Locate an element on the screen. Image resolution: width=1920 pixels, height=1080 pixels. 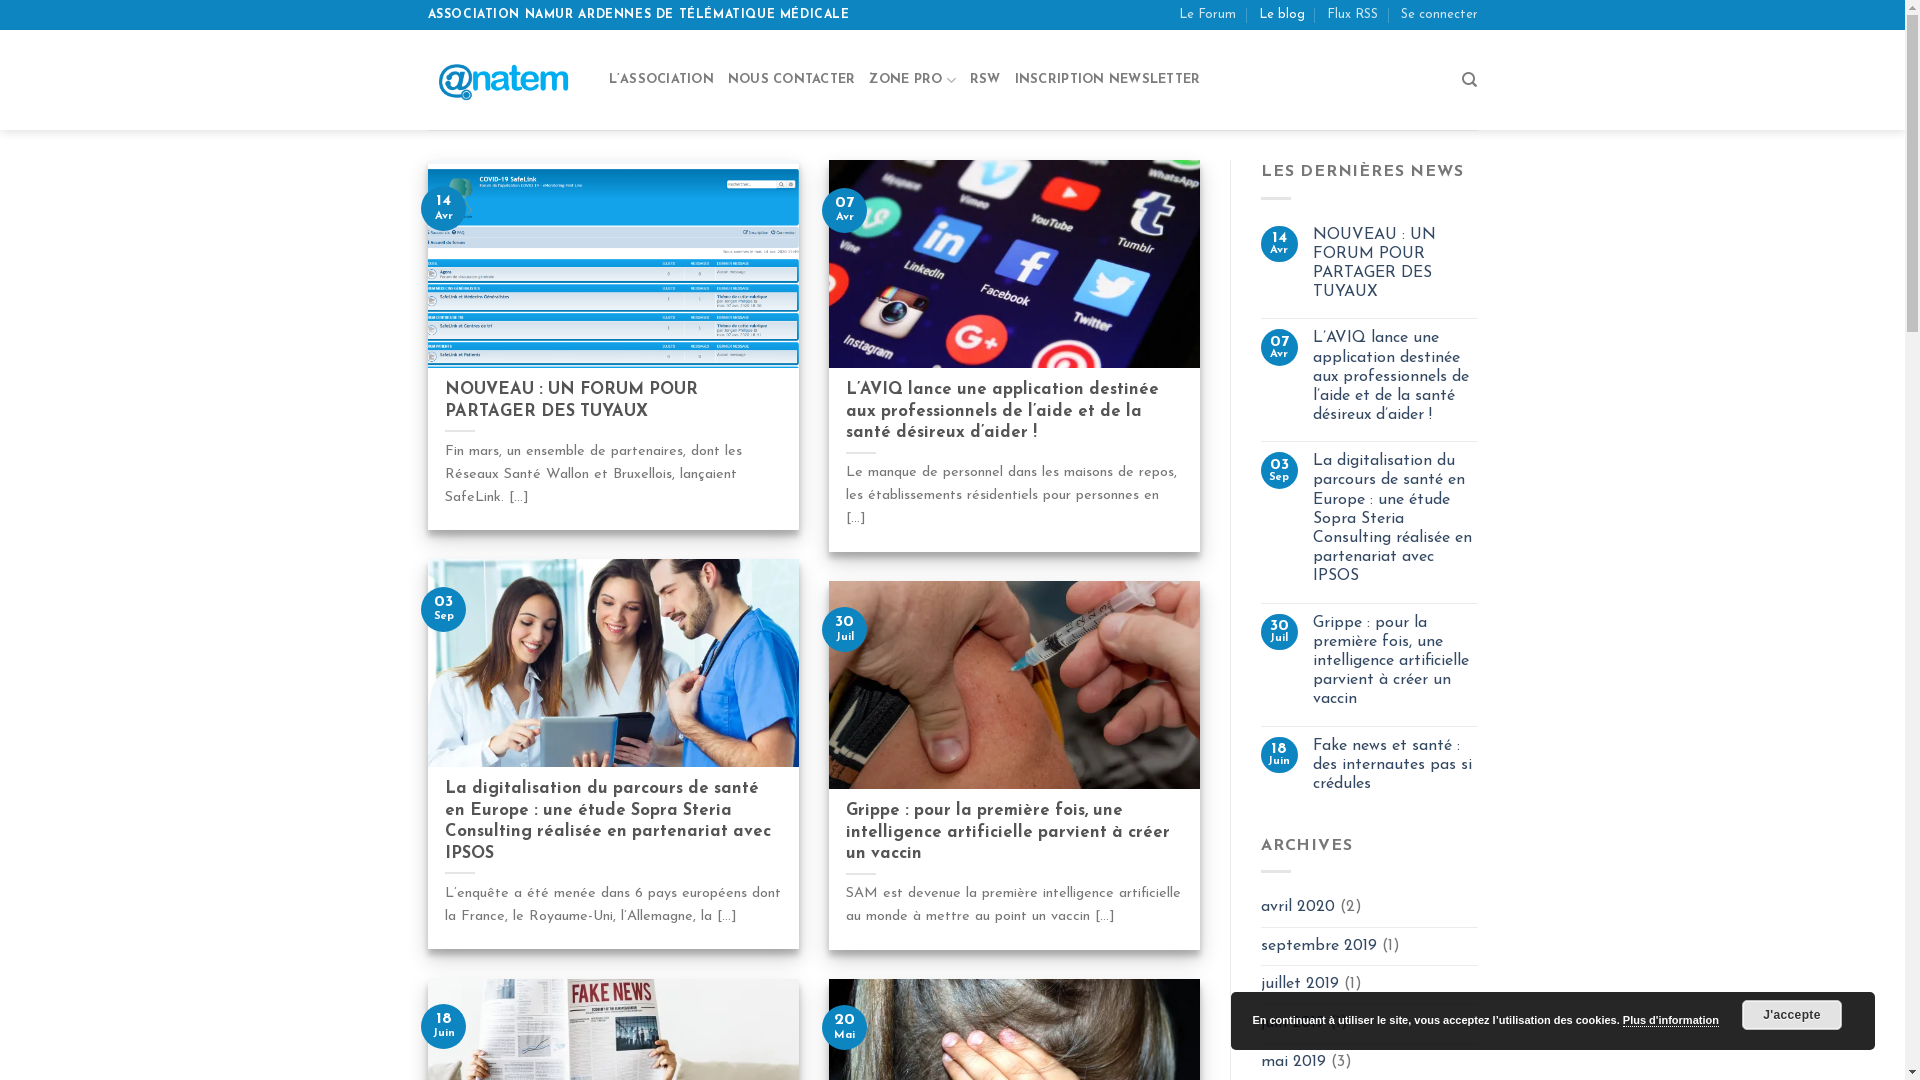
'J'accepte' is located at coordinates (1791, 1014).